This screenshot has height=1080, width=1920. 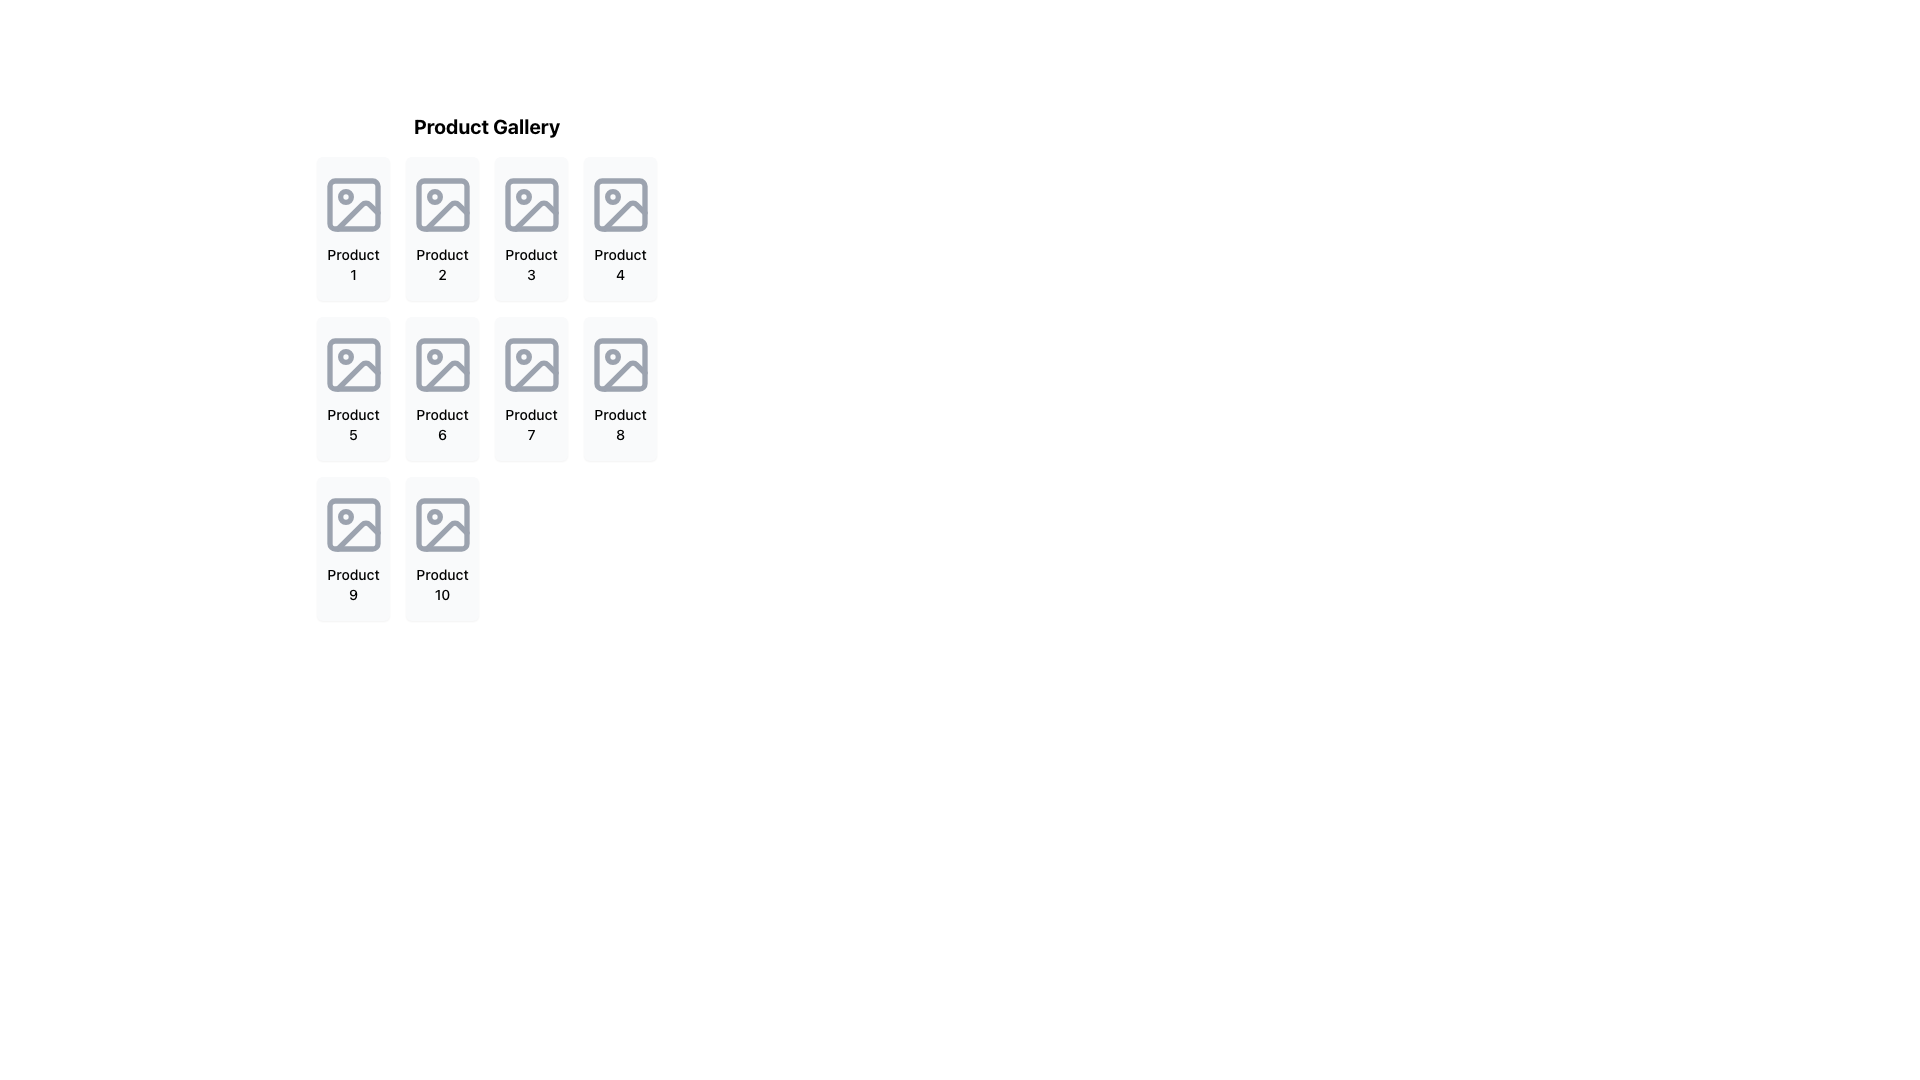 What do you see at coordinates (441, 423) in the screenshot?
I see `the text label identifying the specific product in the middle row of the second column of the product grid` at bounding box center [441, 423].